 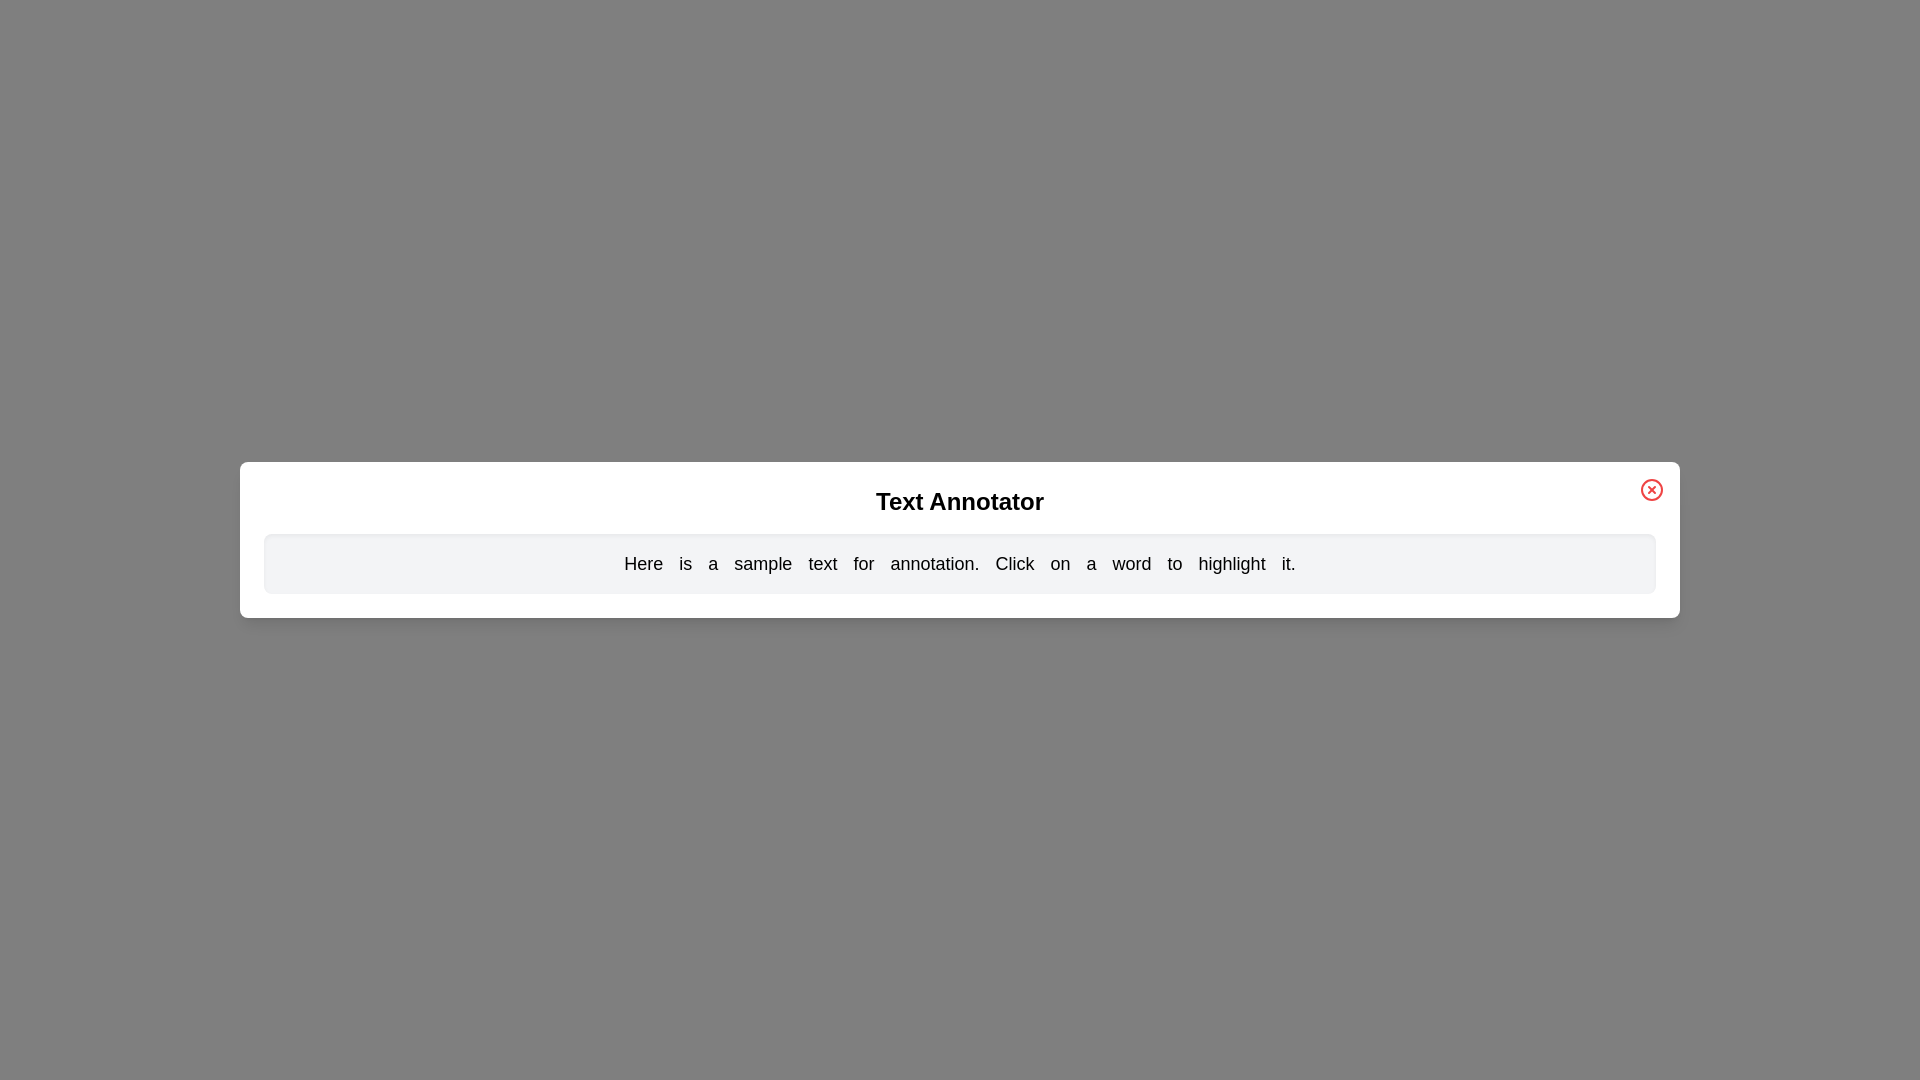 What do you see at coordinates (643, 563) in the screenshot?
I see `the word 'Here' to toggle its highlighting` at bounding box center [643, 563].